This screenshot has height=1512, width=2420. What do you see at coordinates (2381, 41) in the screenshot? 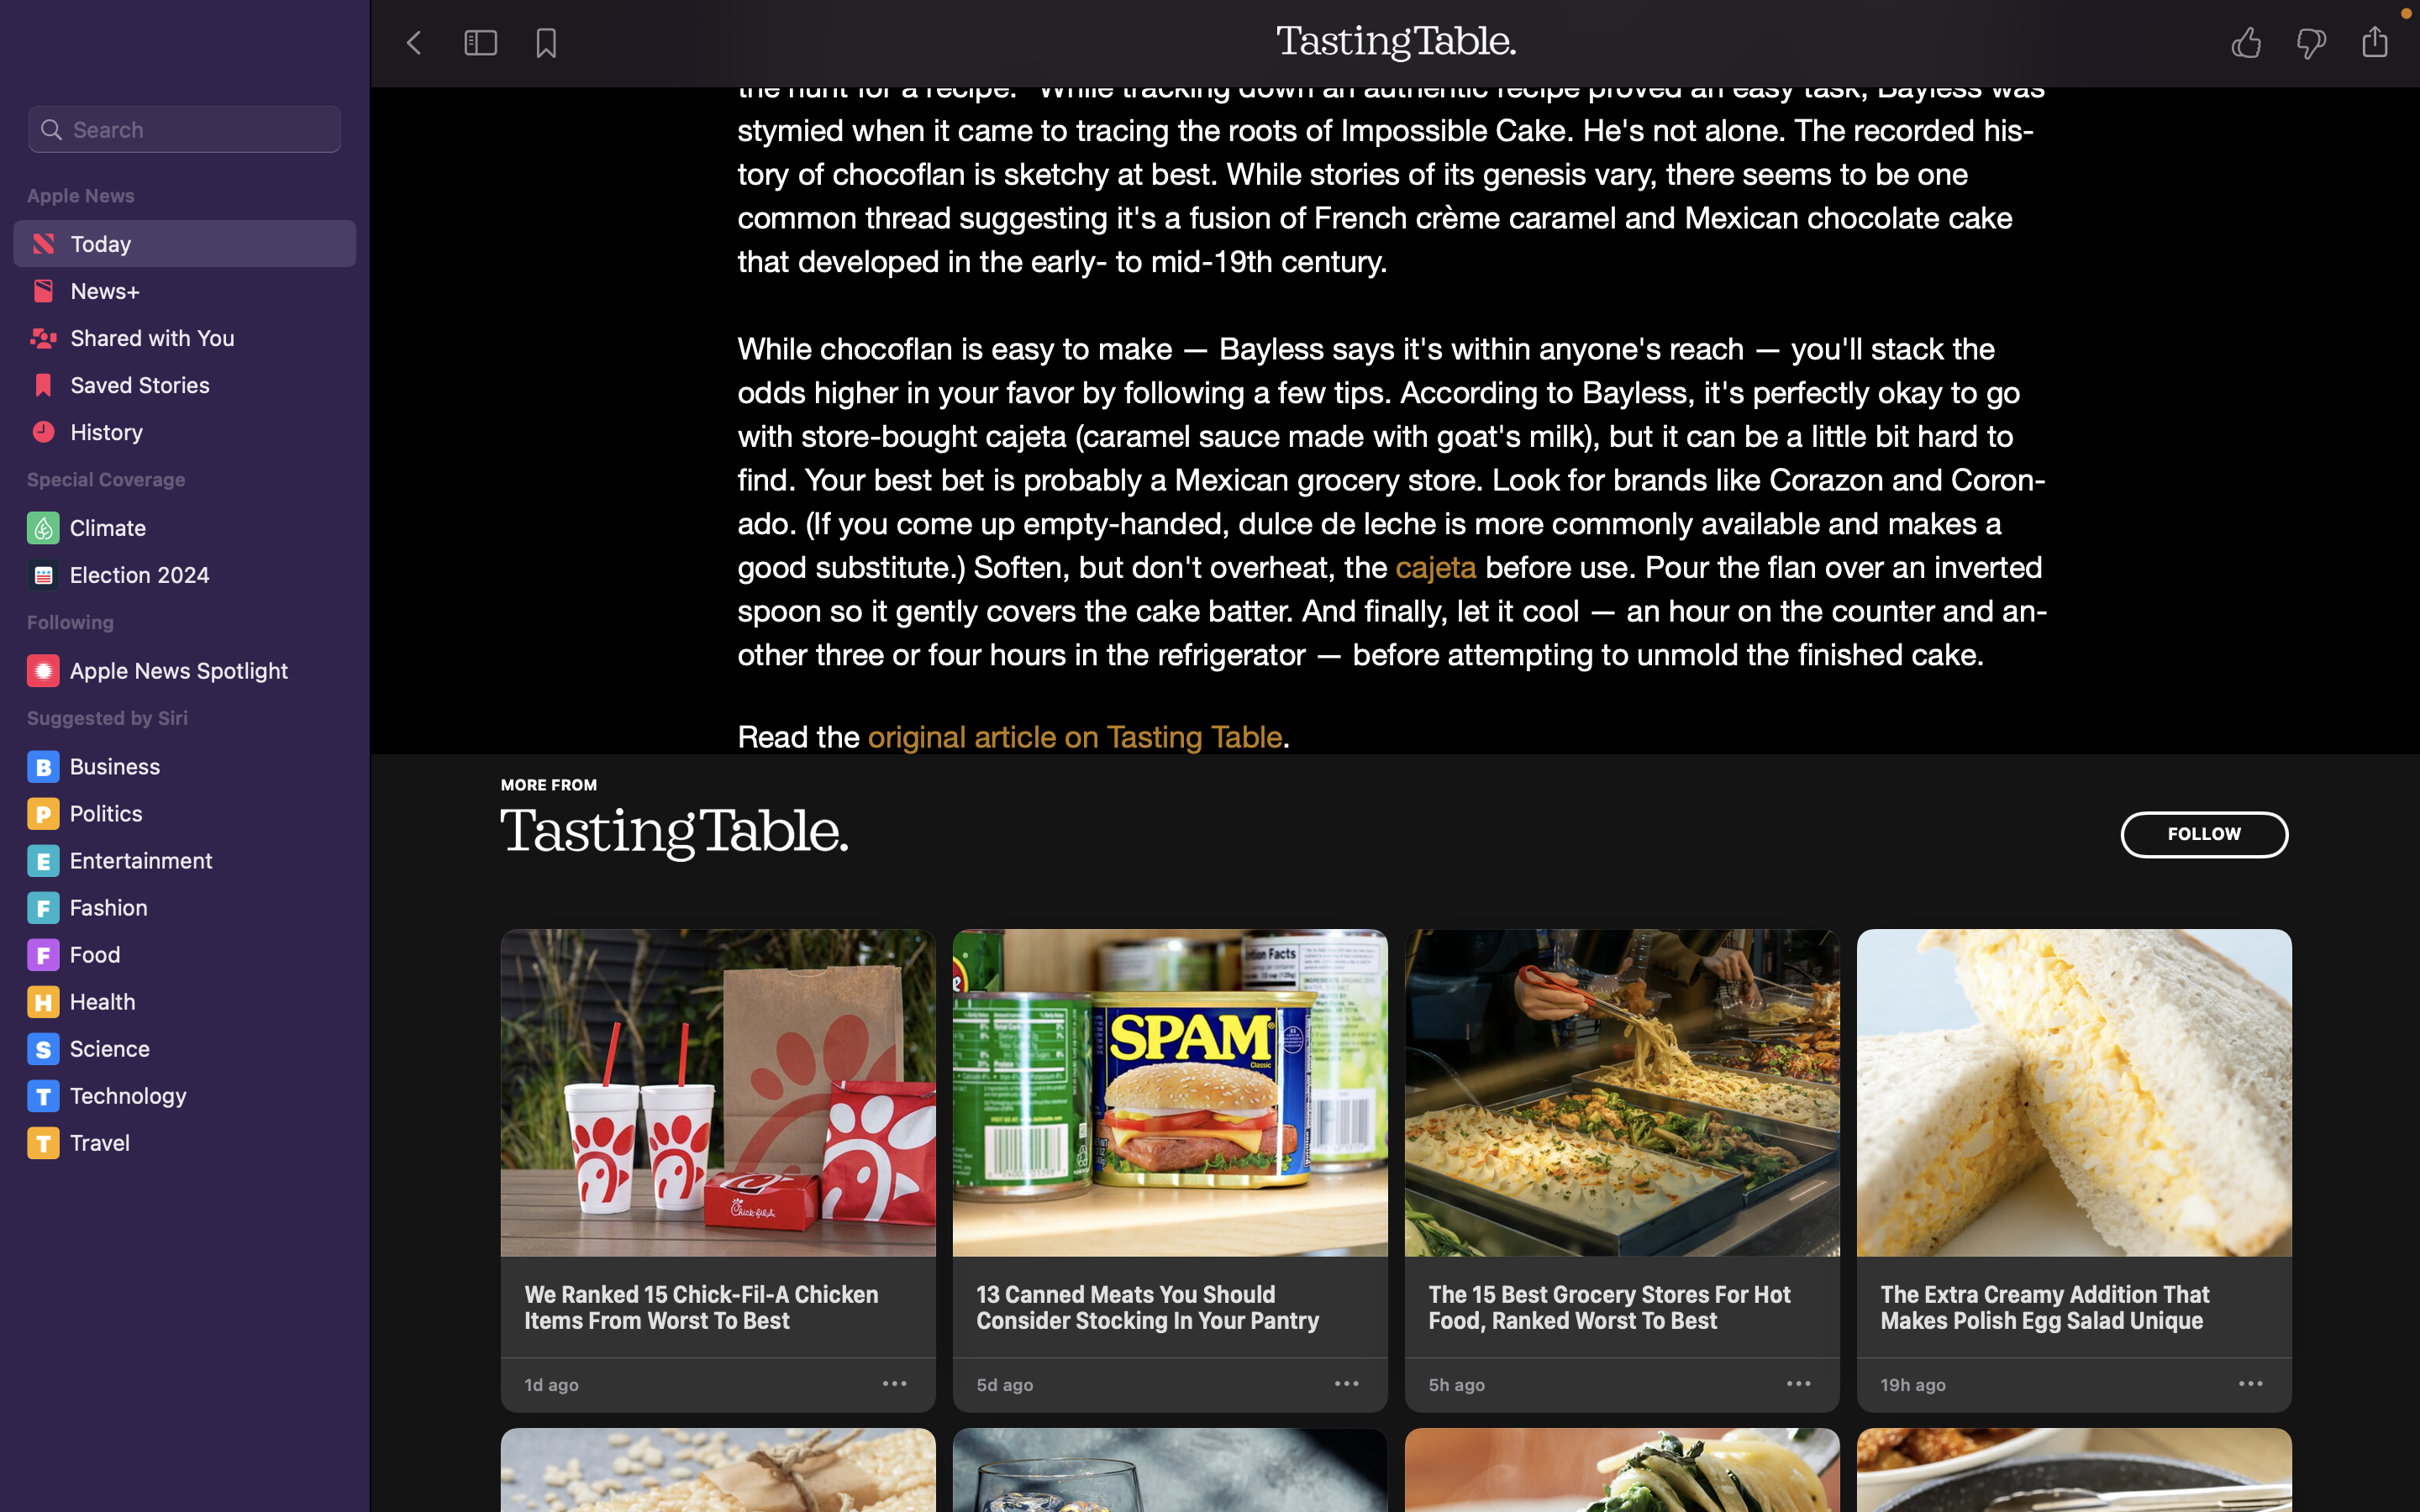
I see `Transfer the tale to the Notes application` at bounding box center [2381, 41].